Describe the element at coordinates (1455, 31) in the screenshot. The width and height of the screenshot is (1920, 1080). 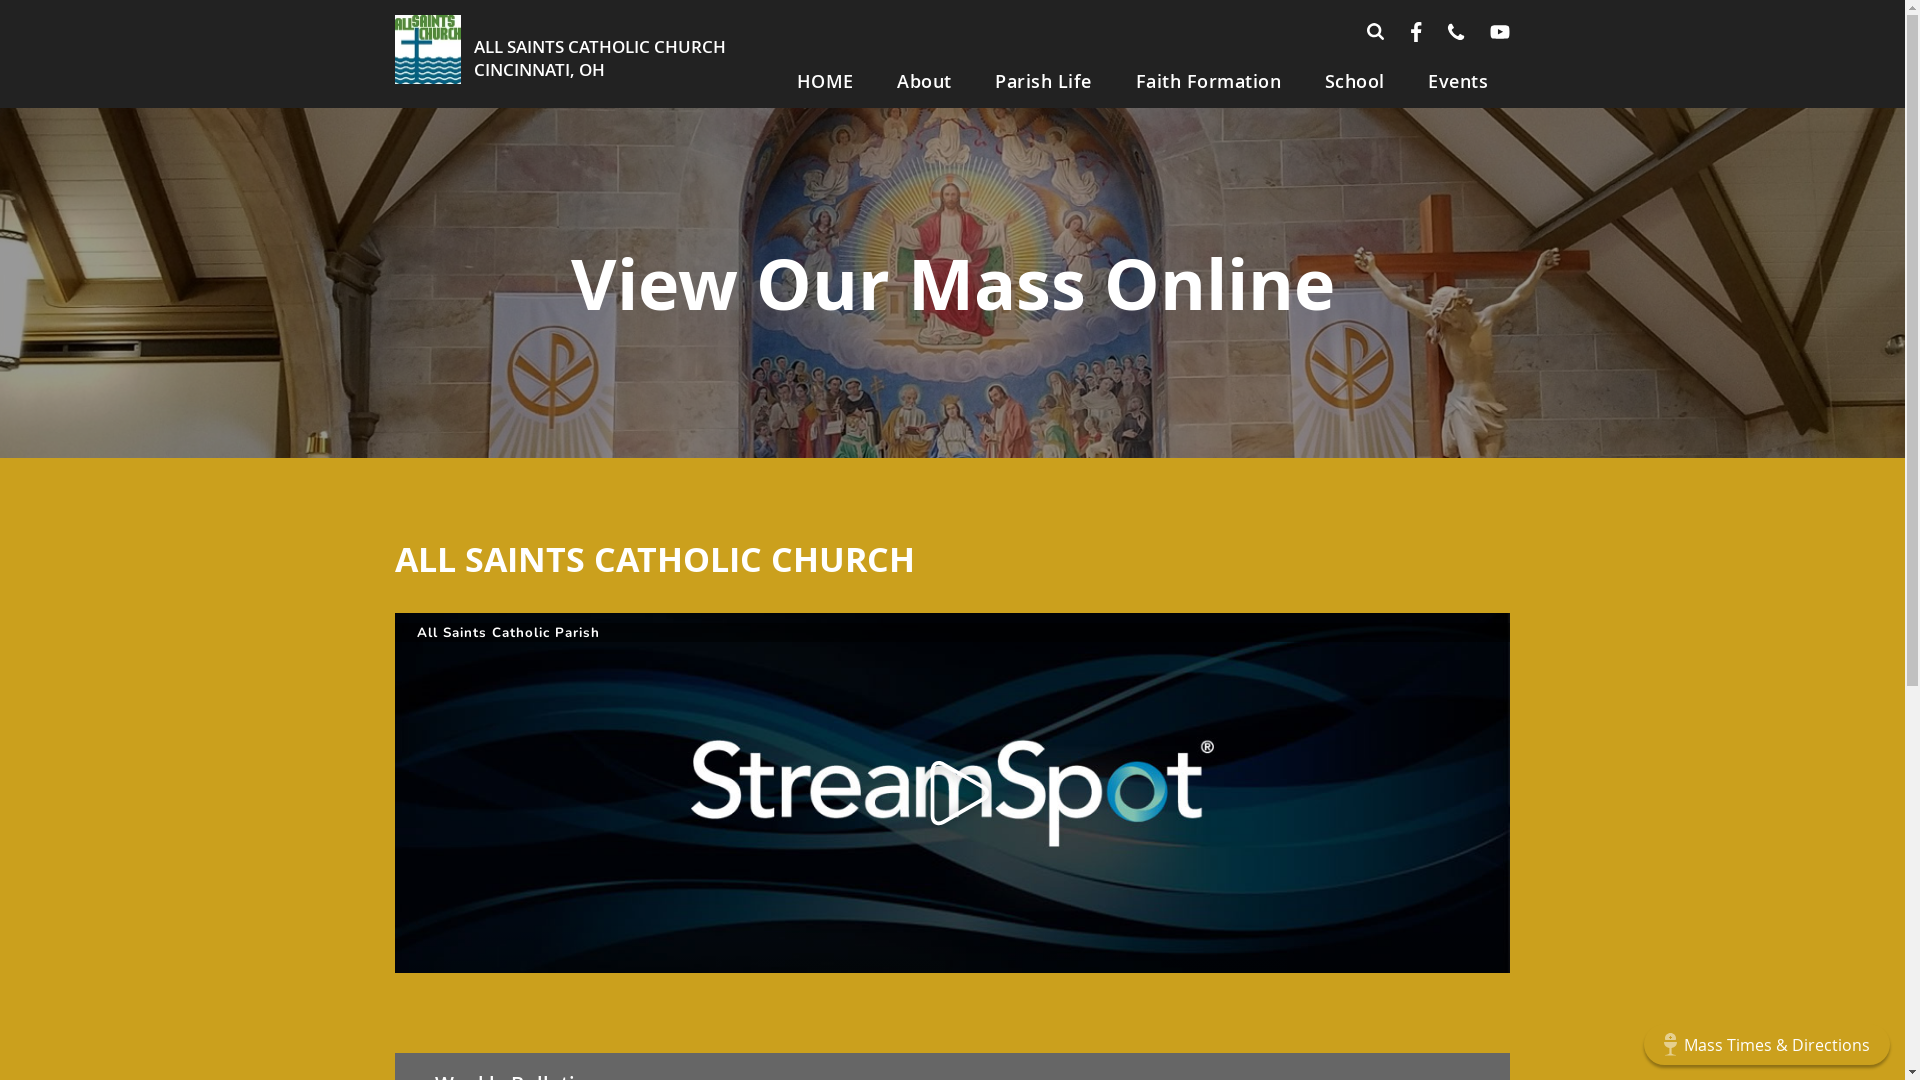
I see `'Phone'` at that location.